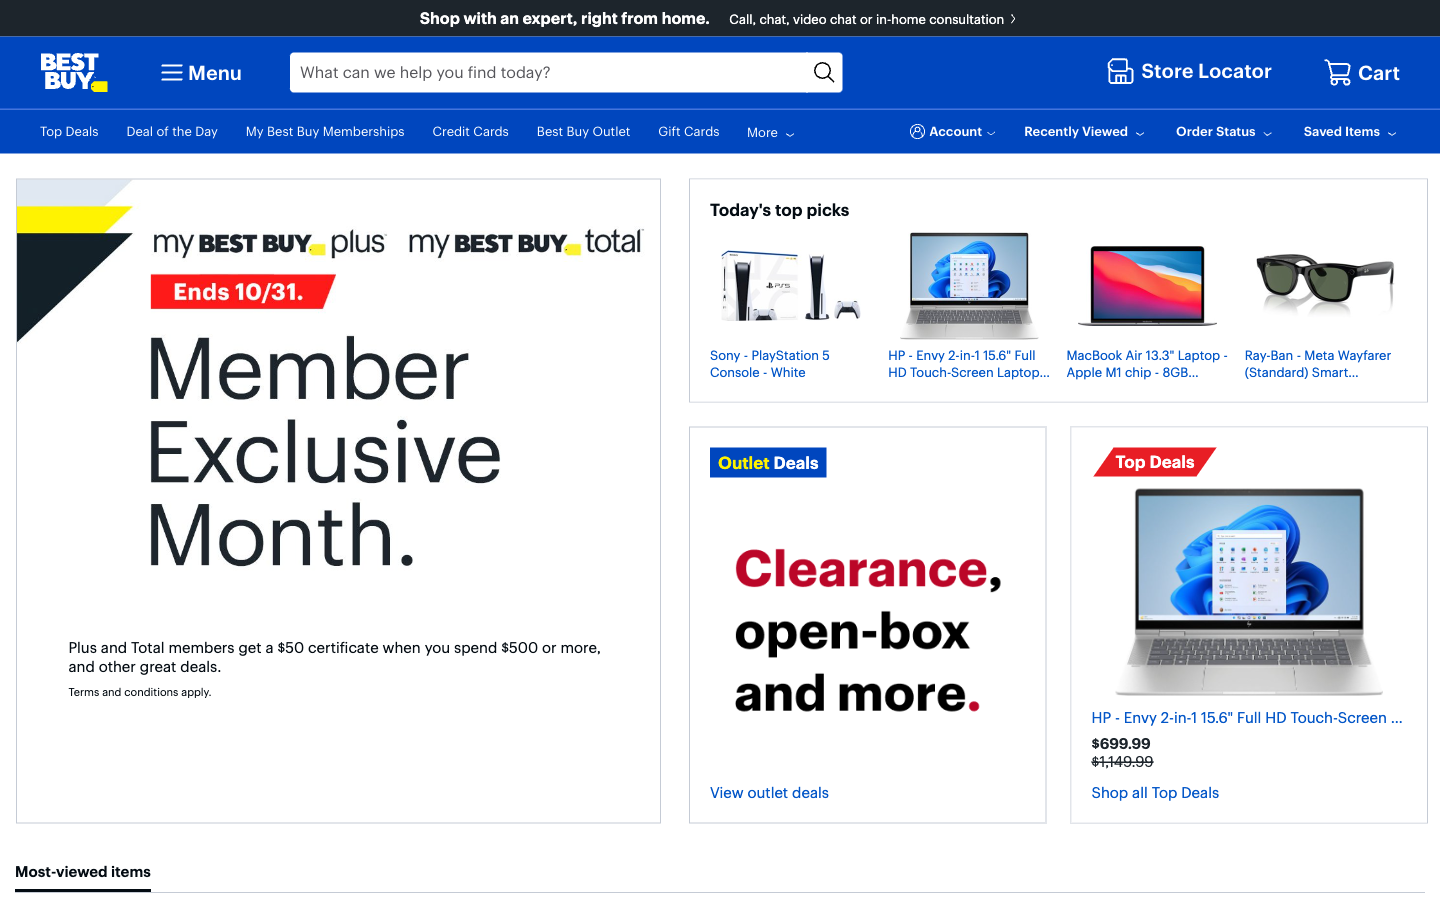  Describe the element at coordinates (1225, 131) in the screenshot. I see `Assess the status of the last order placed` at that location.